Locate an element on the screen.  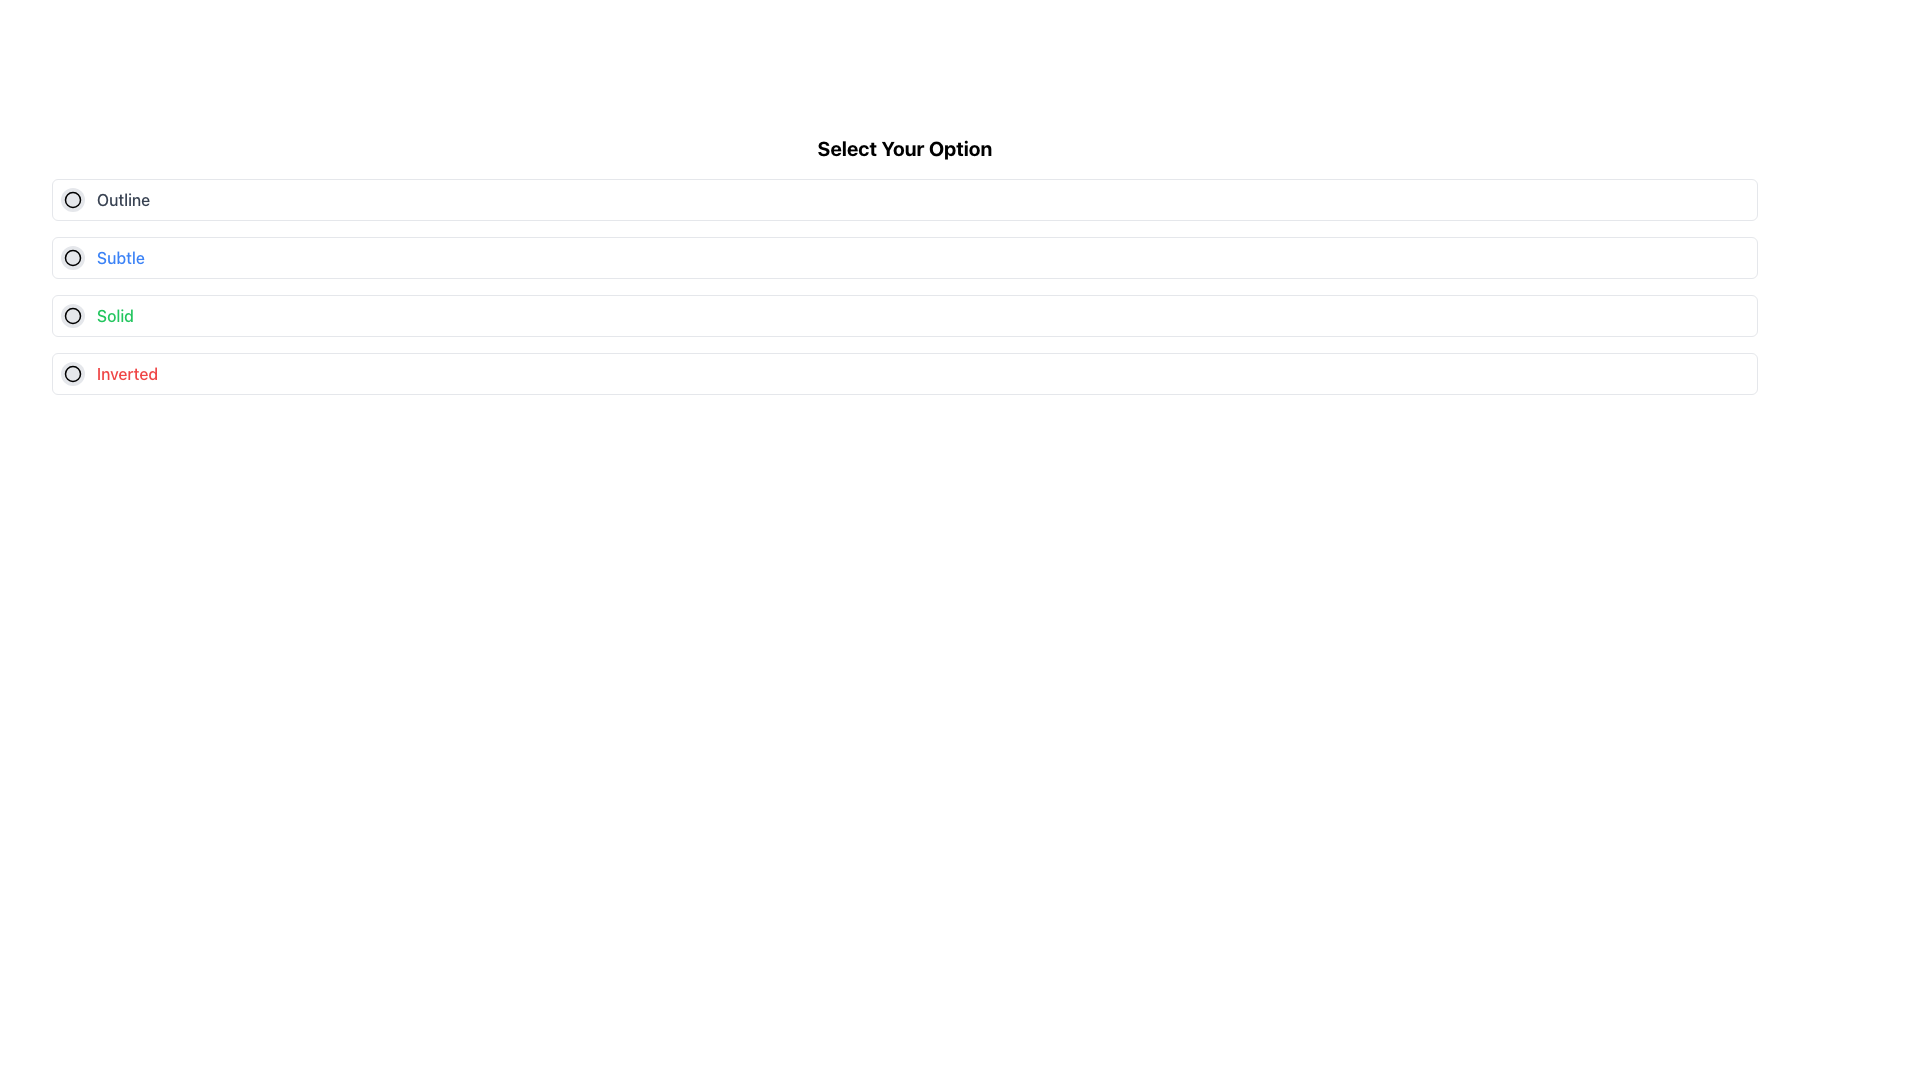
the radio button styled selector located in the 'Solid' option row, which has a small circular icon with a black border and a gray background, to trigger the tooltip or interaction is located at coordinates (72, 315).